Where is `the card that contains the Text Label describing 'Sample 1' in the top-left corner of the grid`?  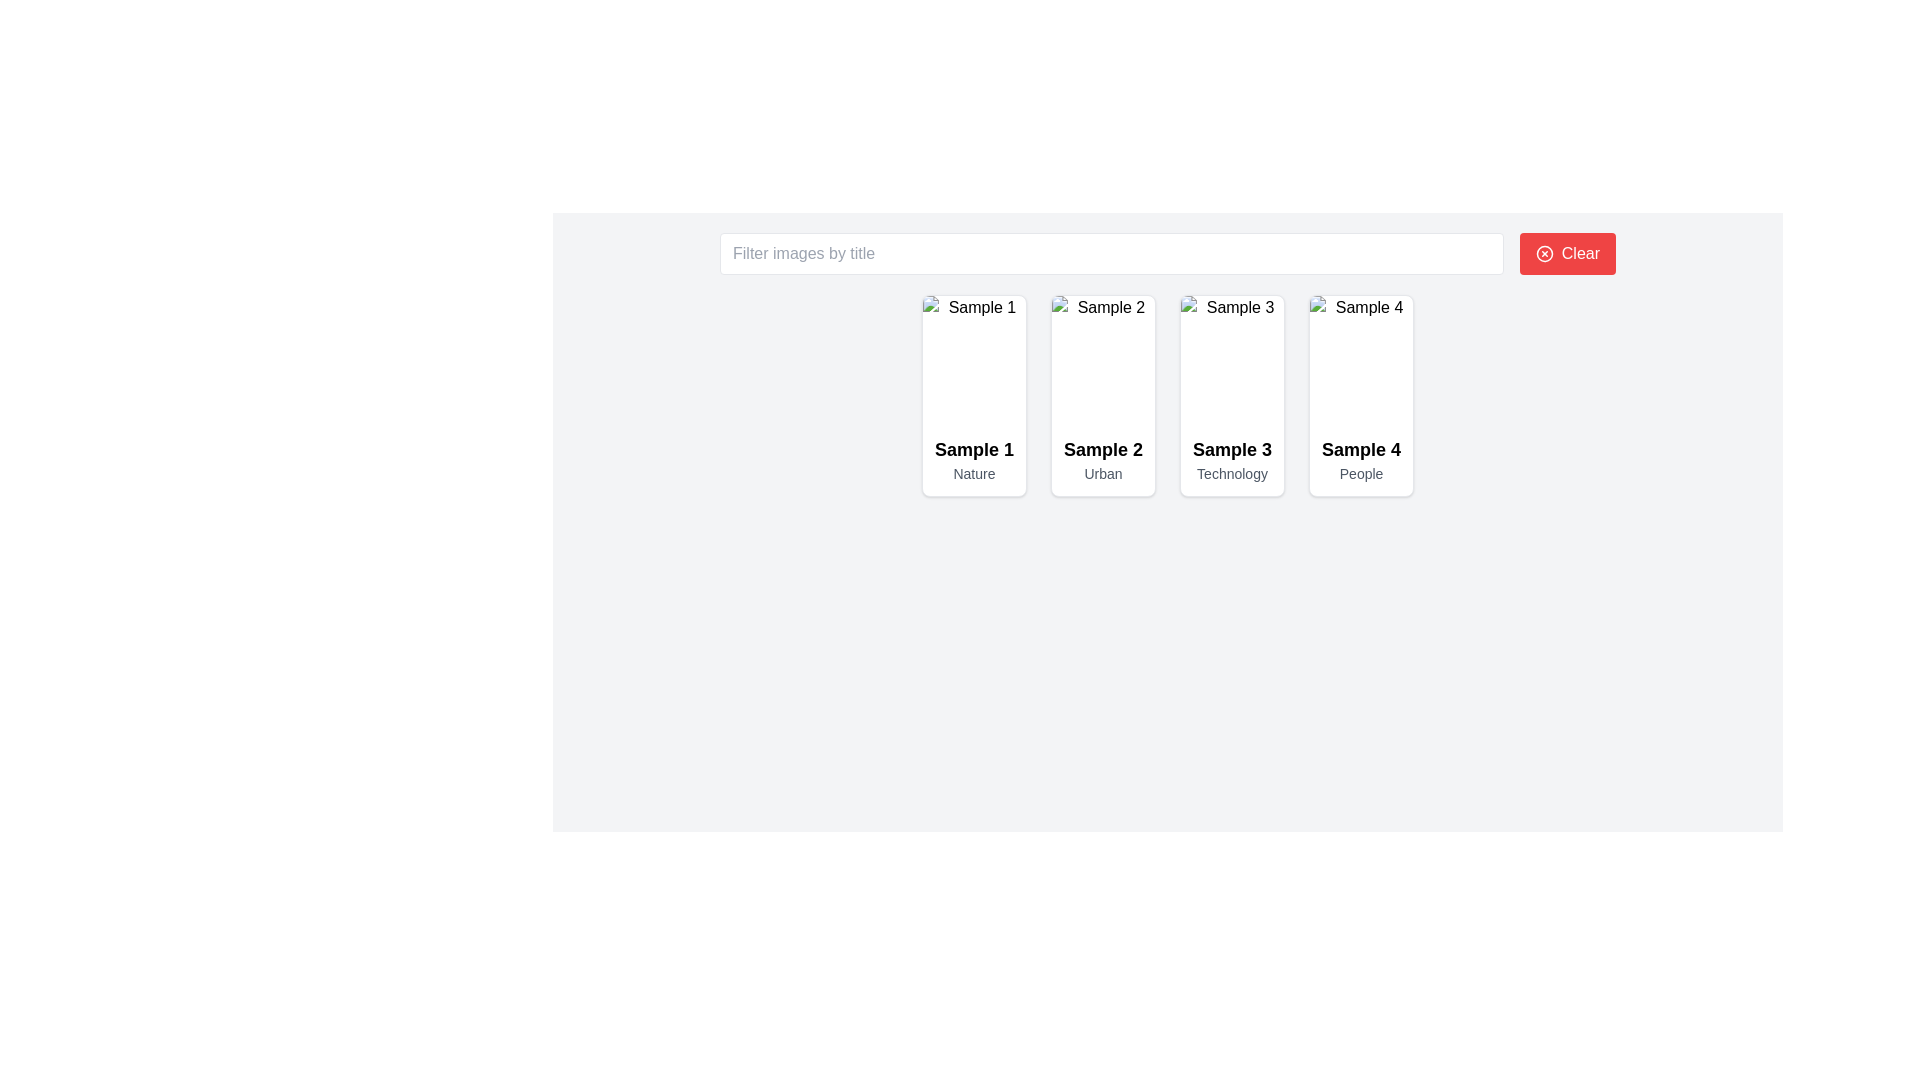
the card that contains the Text Label describing 'Sample 1' in the top-left corner of the grid is located at coordinates (974, 459).